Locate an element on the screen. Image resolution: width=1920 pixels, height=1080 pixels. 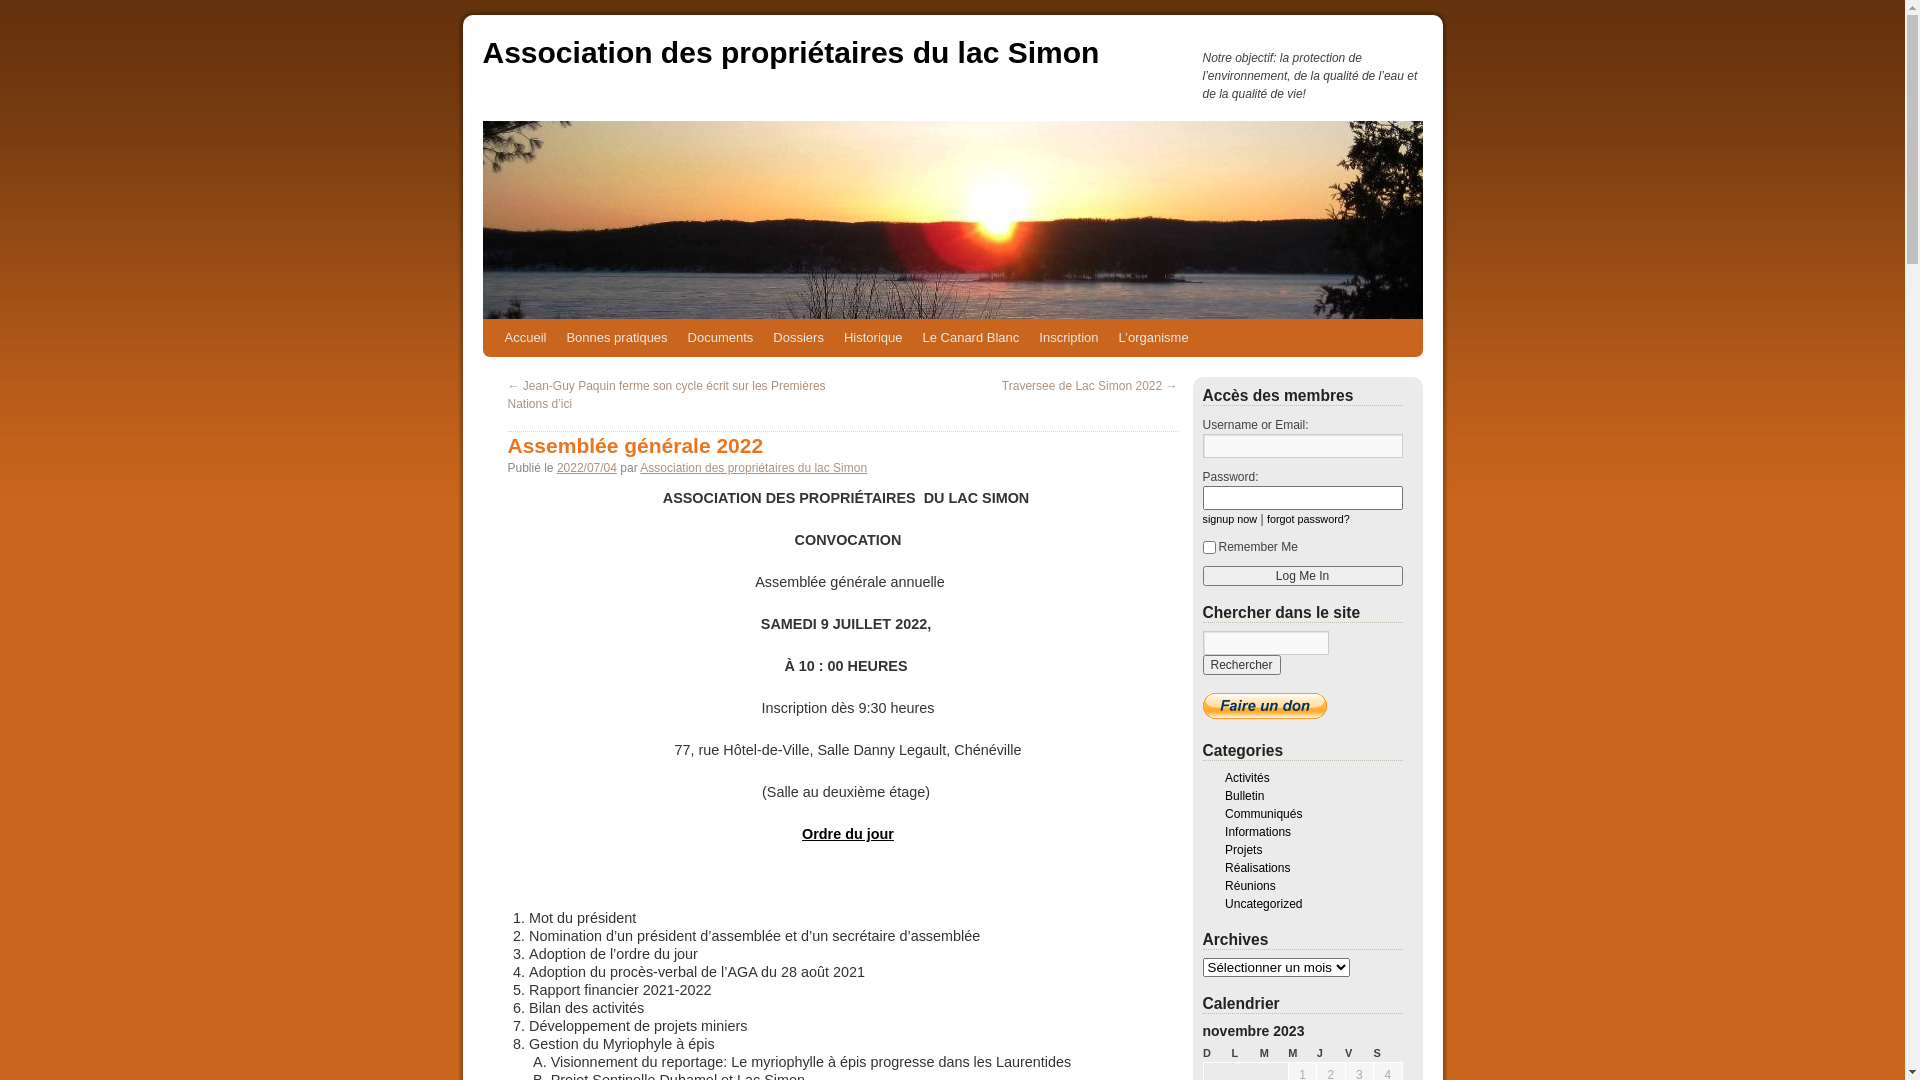
'Historique' is located at coordinates (873, 337).